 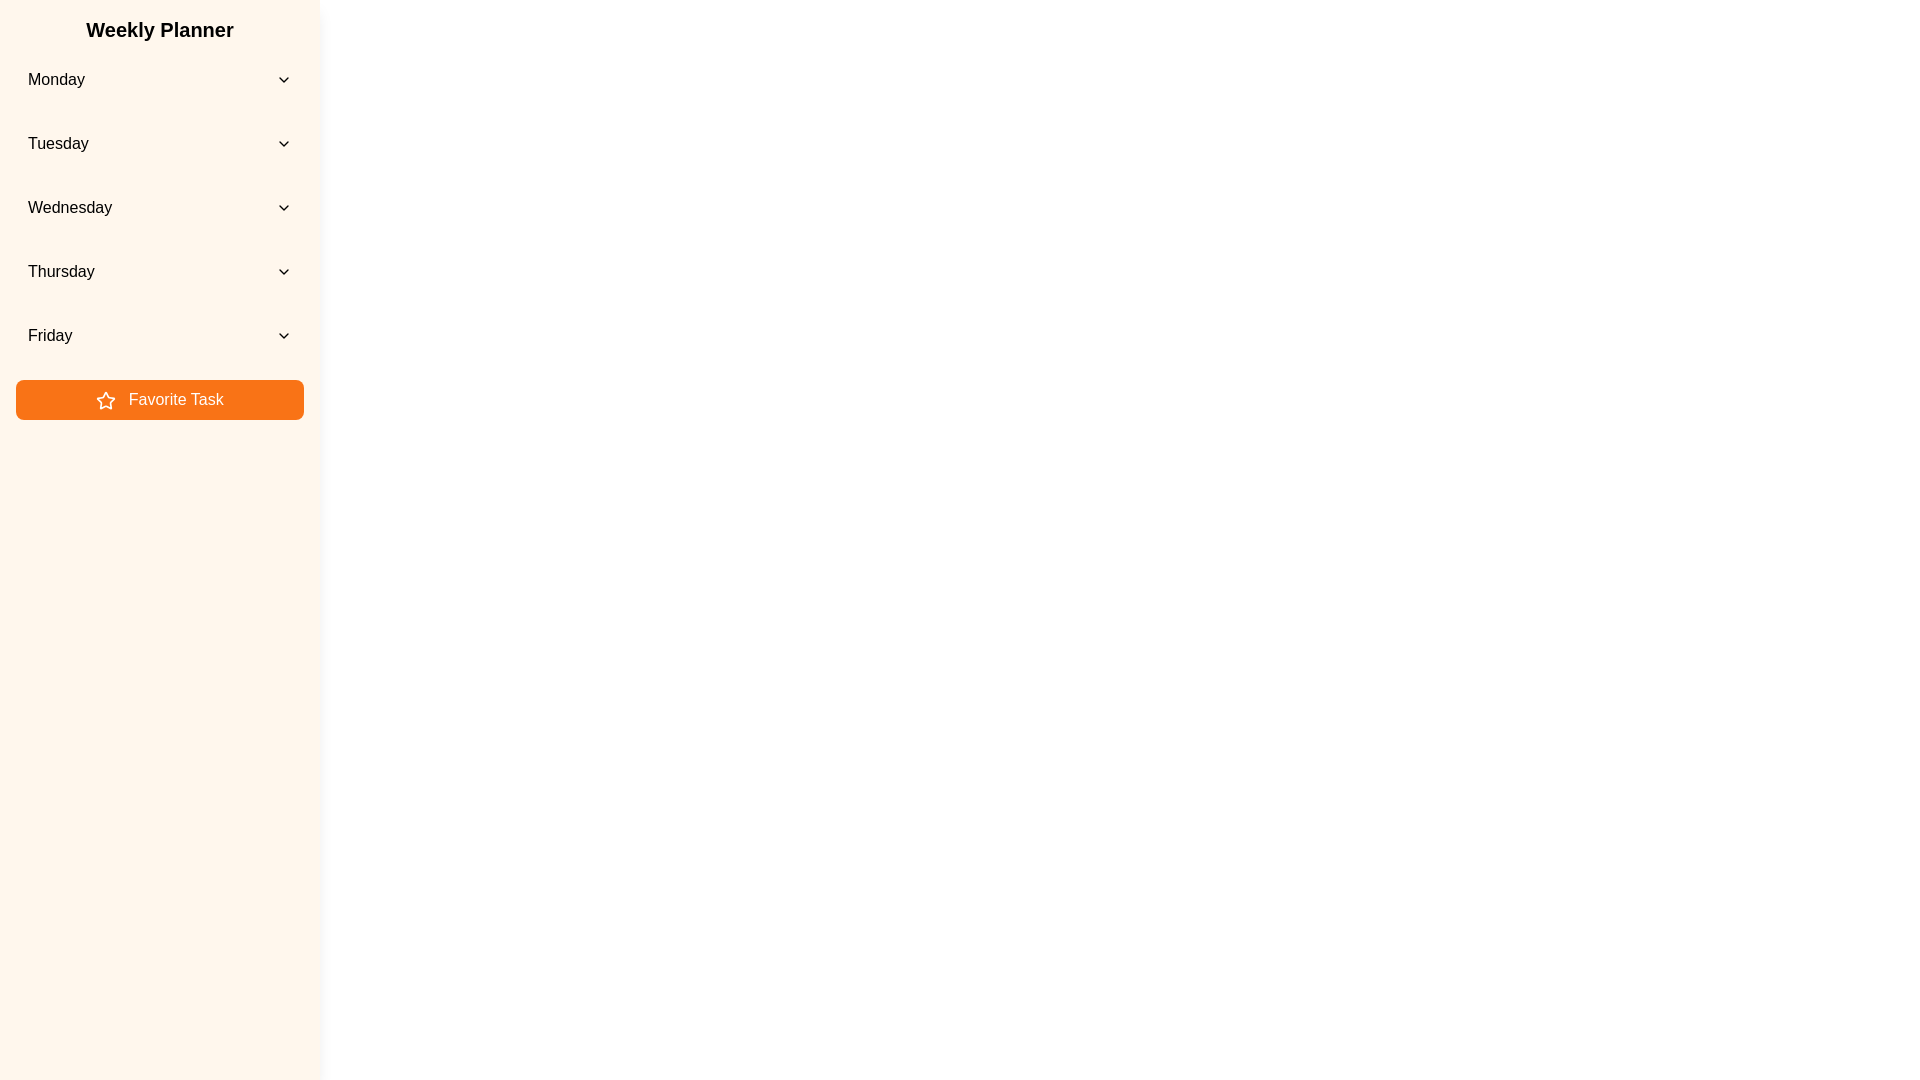 What do you see at coordinates (158, 334) in the screenshot?
I see `the day Friday from the list to view its events` at bounding box center [158, 334].